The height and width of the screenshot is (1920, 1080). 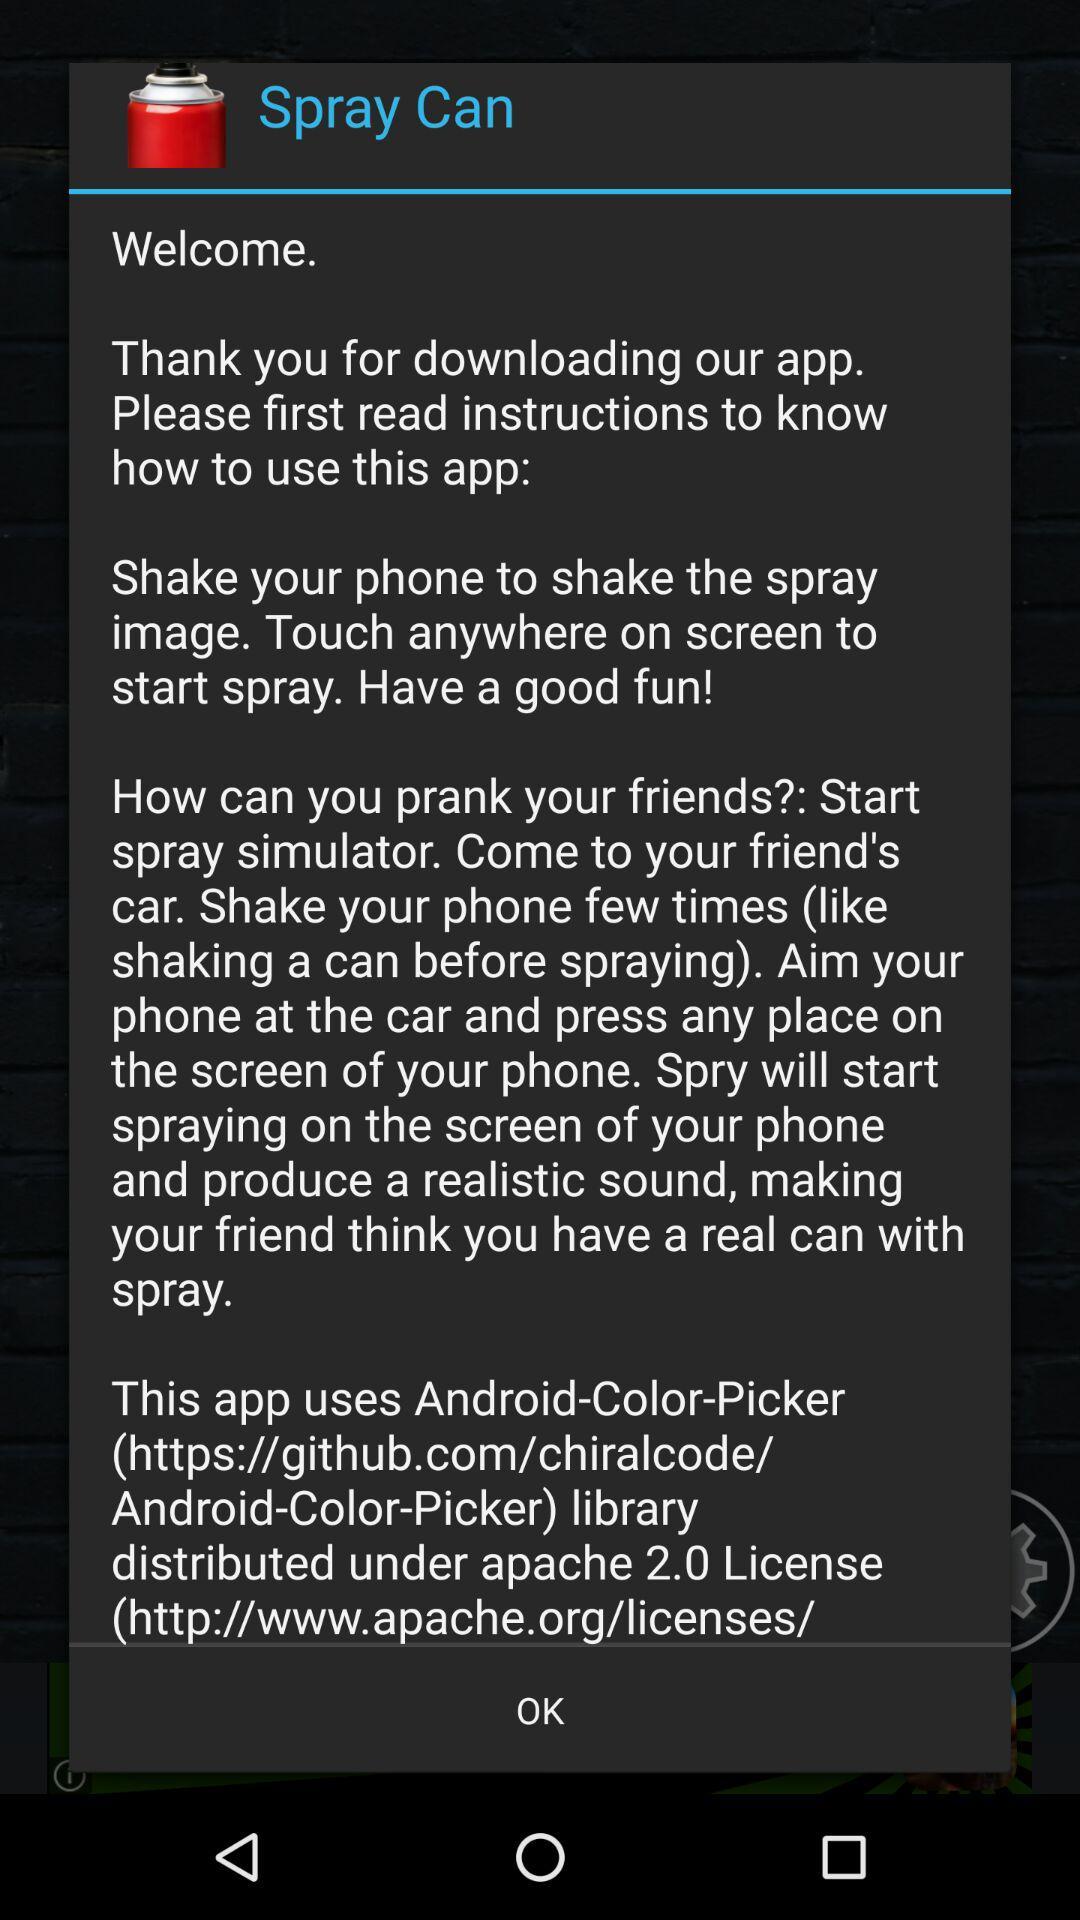 What do you see at coordinates (540, 1708) in the screenshot?
I see `the ok icon` at bounding box center [540, 1708].